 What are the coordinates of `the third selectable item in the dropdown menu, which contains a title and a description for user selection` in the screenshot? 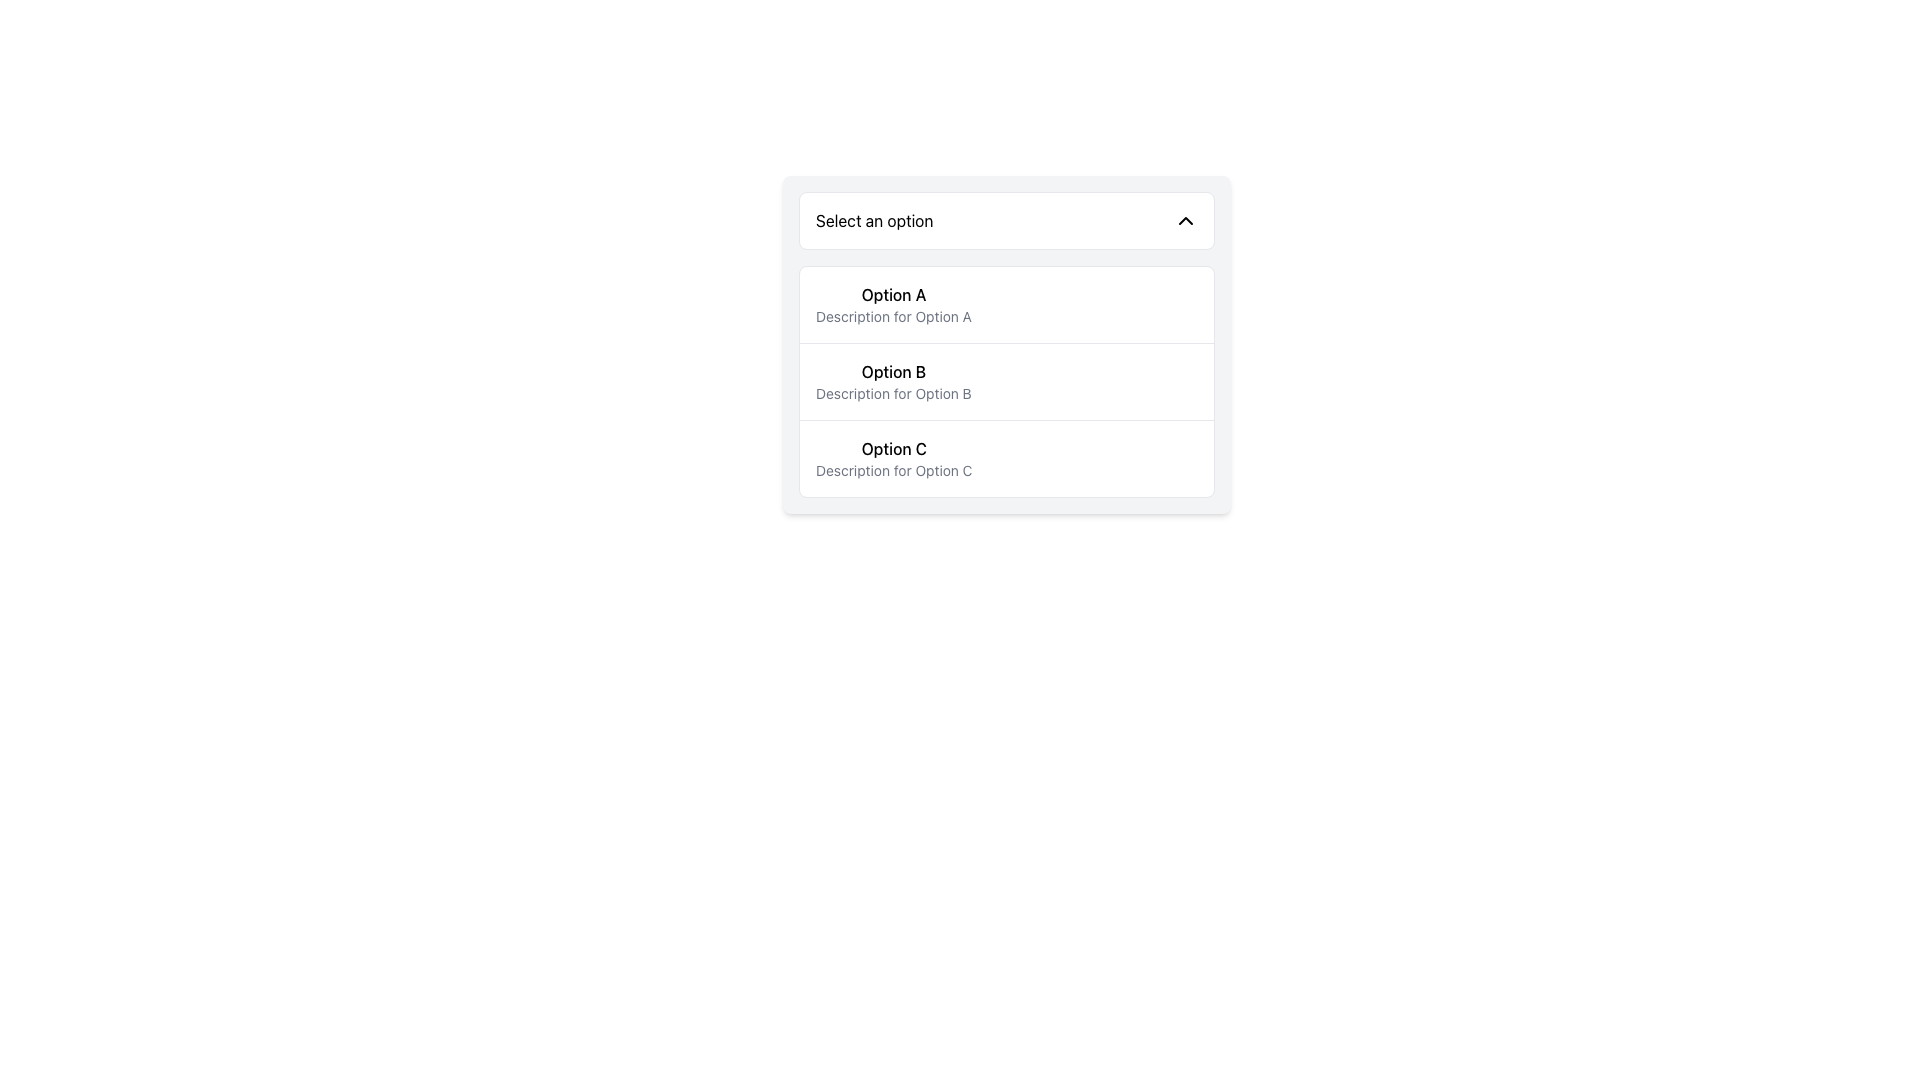 It's located at (1007, 458).